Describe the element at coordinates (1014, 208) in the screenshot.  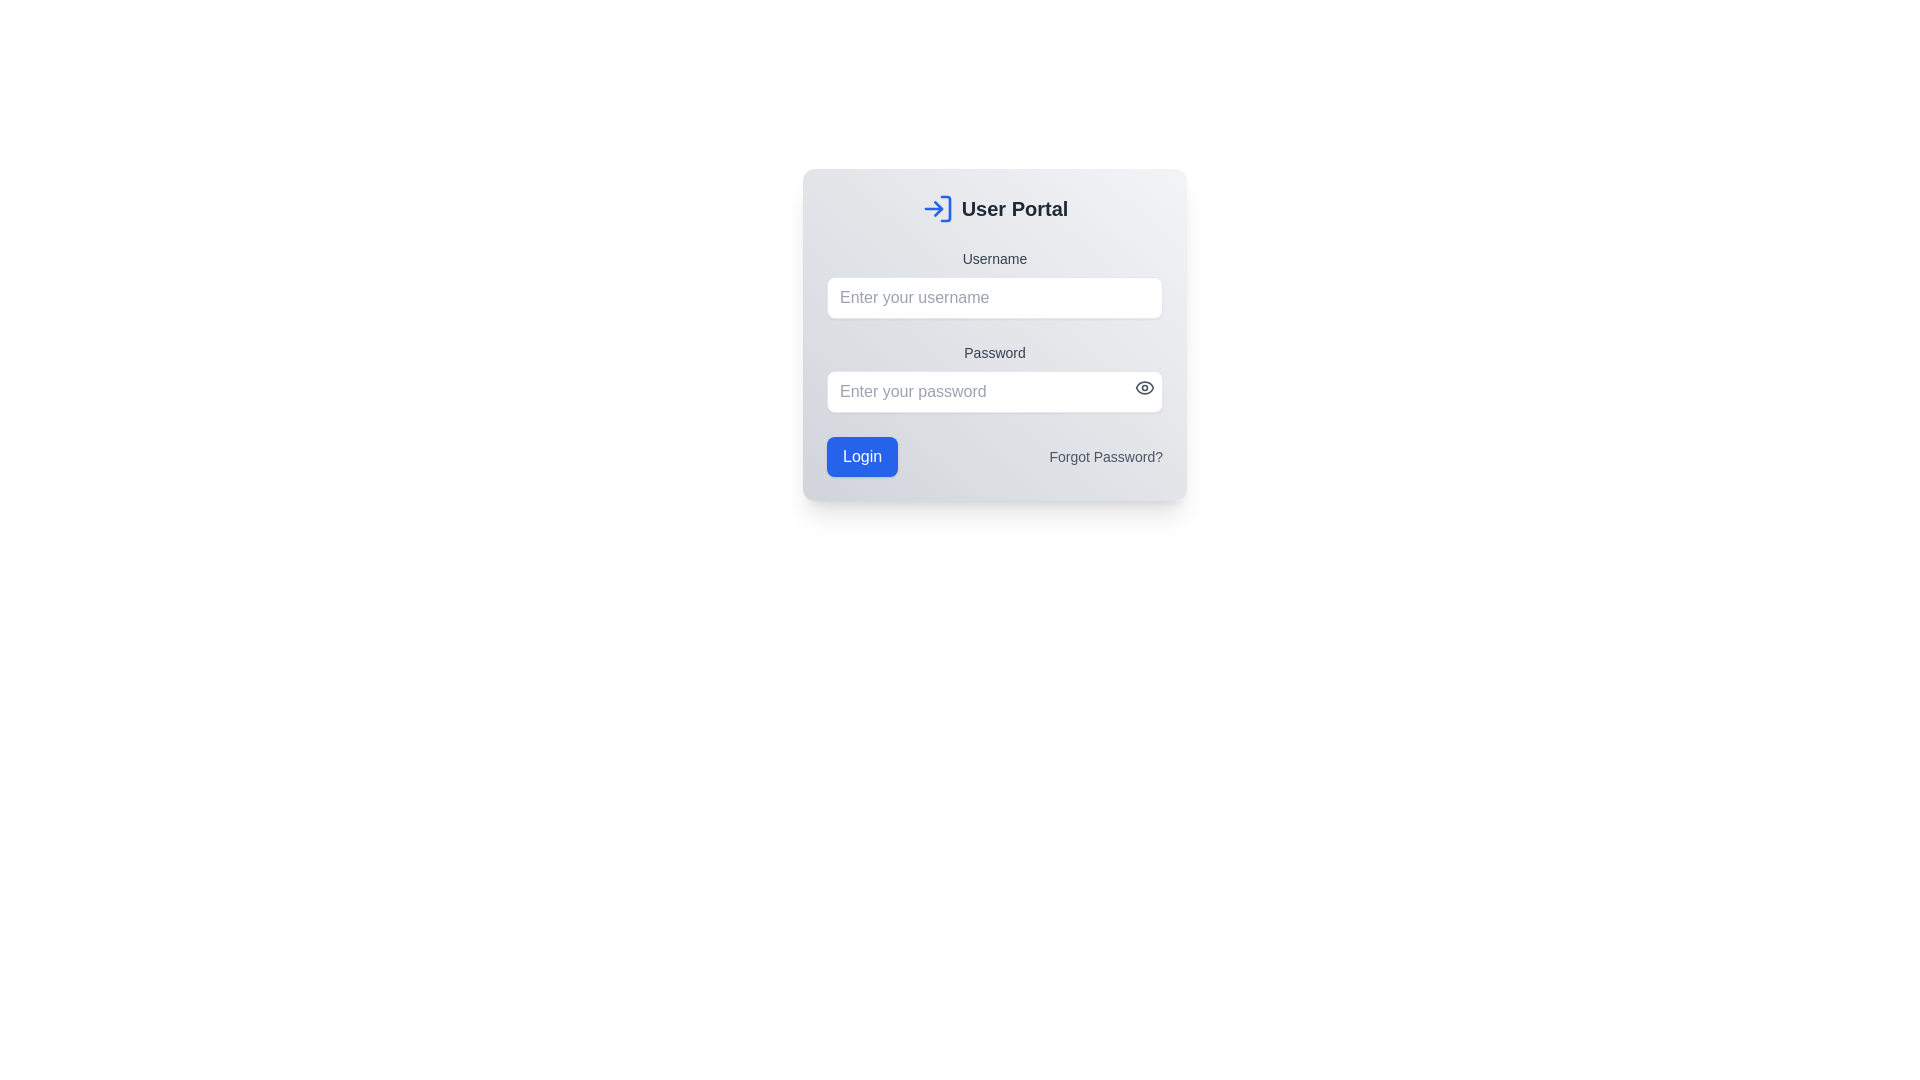
I see `the header text label located to the right of the login icon at the top section of the user portal interface` at that location.